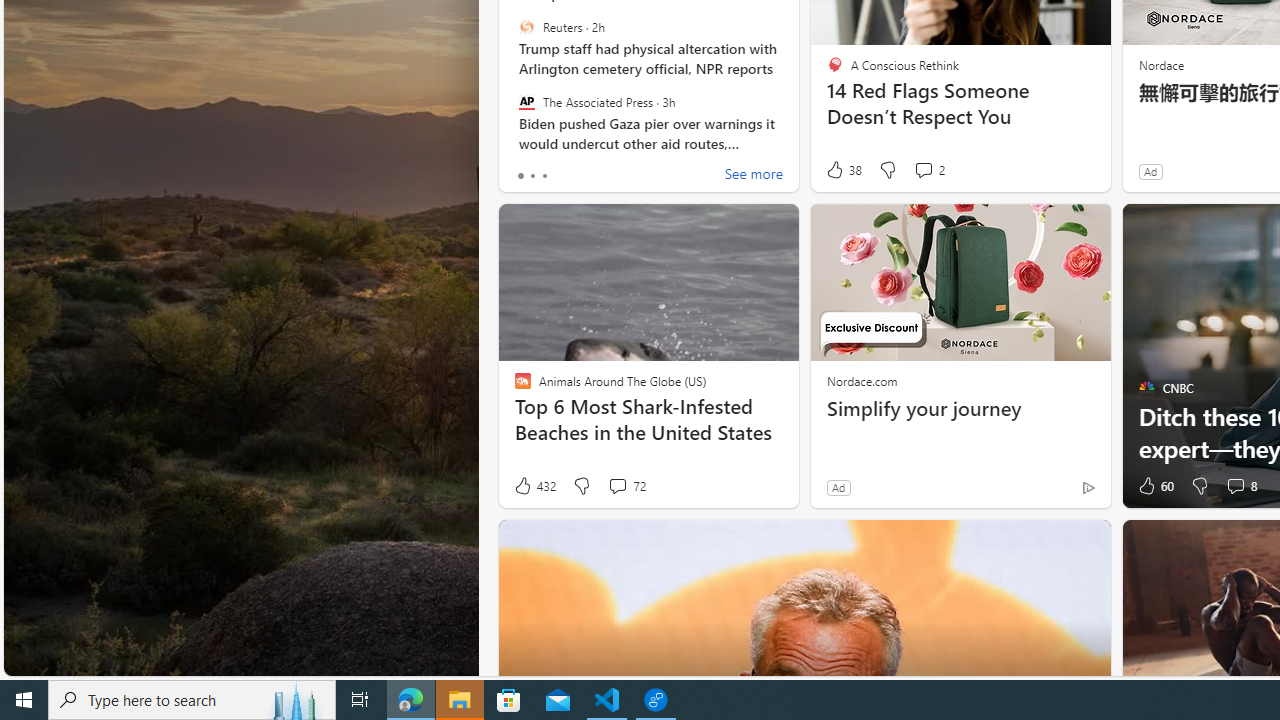 Image resolution: width=1280 pixels, height=720 pixels. What do you see at coordinates (928, 169) in the screenshot?
I see `'View comments 2 Comment'` at bounding box center [928, 169].